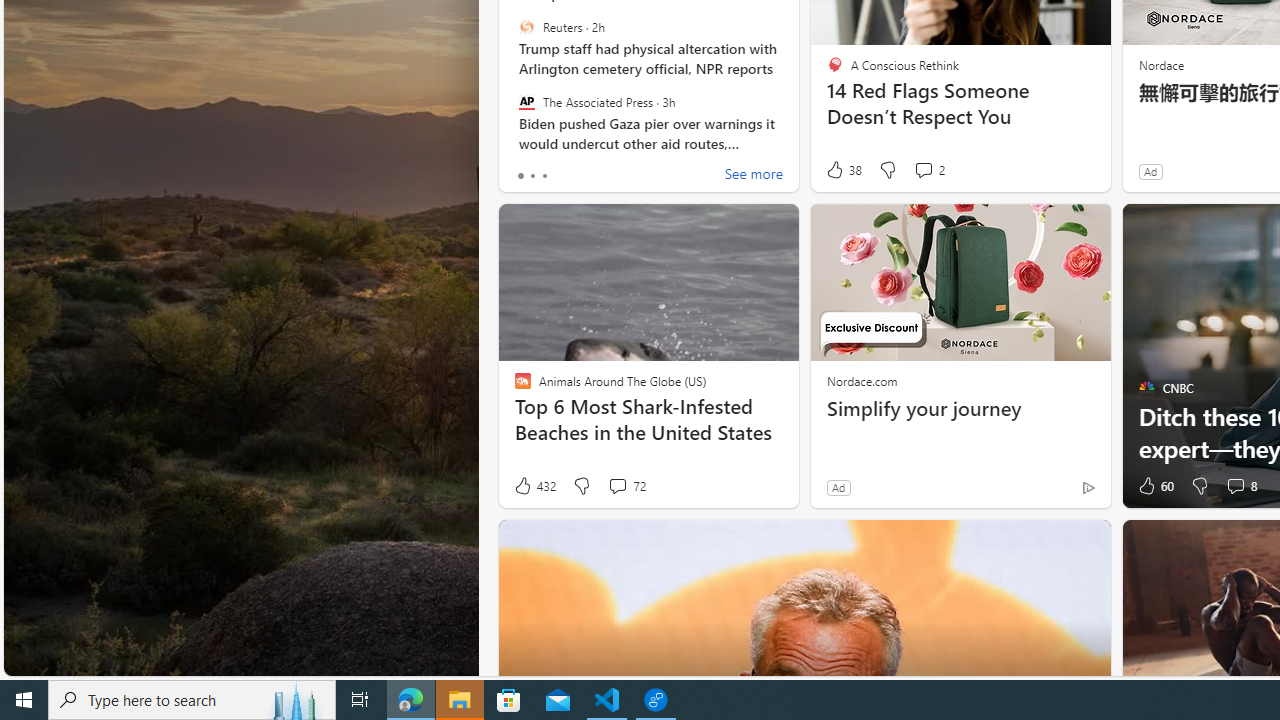 Image resolution: width=1280 pixels, height=720 pixels. What do you see at coordinates (928, 169) in the screenshot?
I see `'View comments 2 Comment'` at bounding box center [928, 169].